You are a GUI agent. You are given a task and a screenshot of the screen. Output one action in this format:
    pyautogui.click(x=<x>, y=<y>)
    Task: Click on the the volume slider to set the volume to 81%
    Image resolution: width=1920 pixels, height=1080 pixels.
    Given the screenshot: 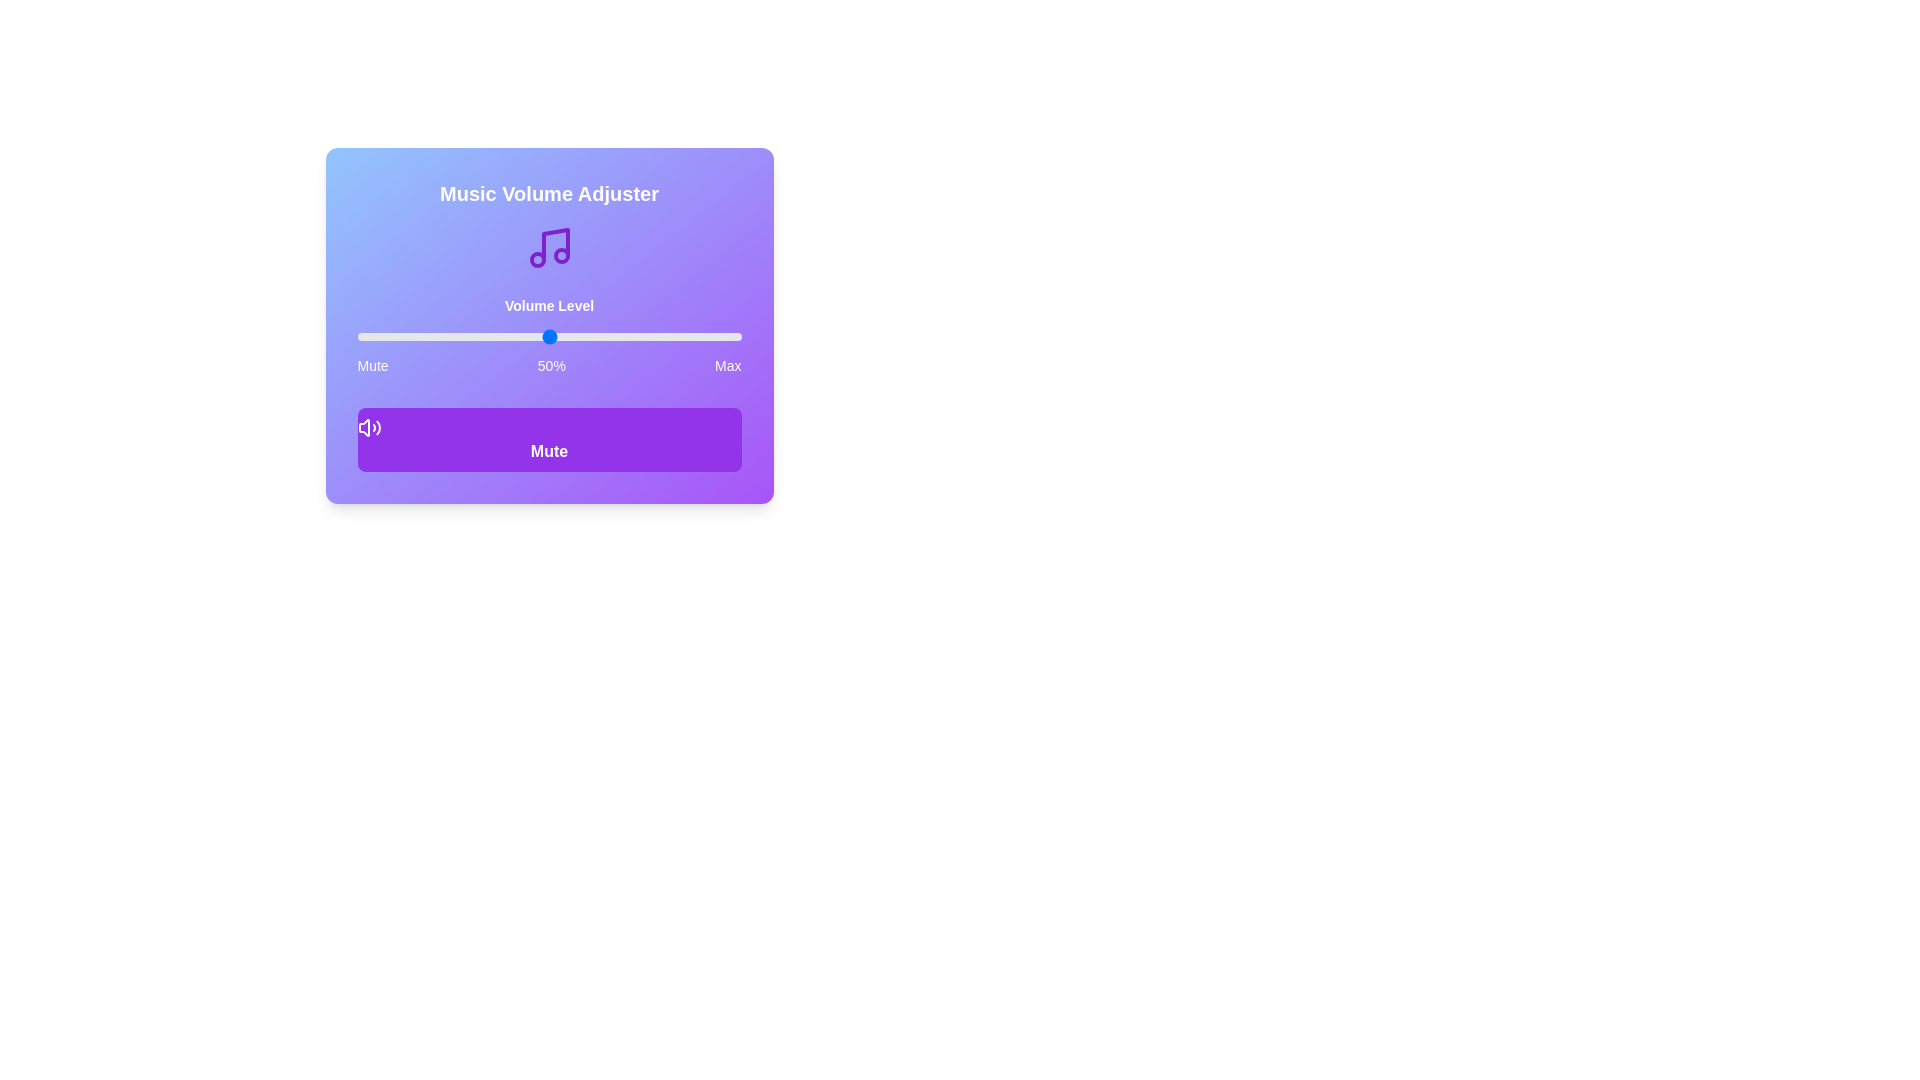 What is the action you would take?
    pyautogui.click(x=668, y=335)
    